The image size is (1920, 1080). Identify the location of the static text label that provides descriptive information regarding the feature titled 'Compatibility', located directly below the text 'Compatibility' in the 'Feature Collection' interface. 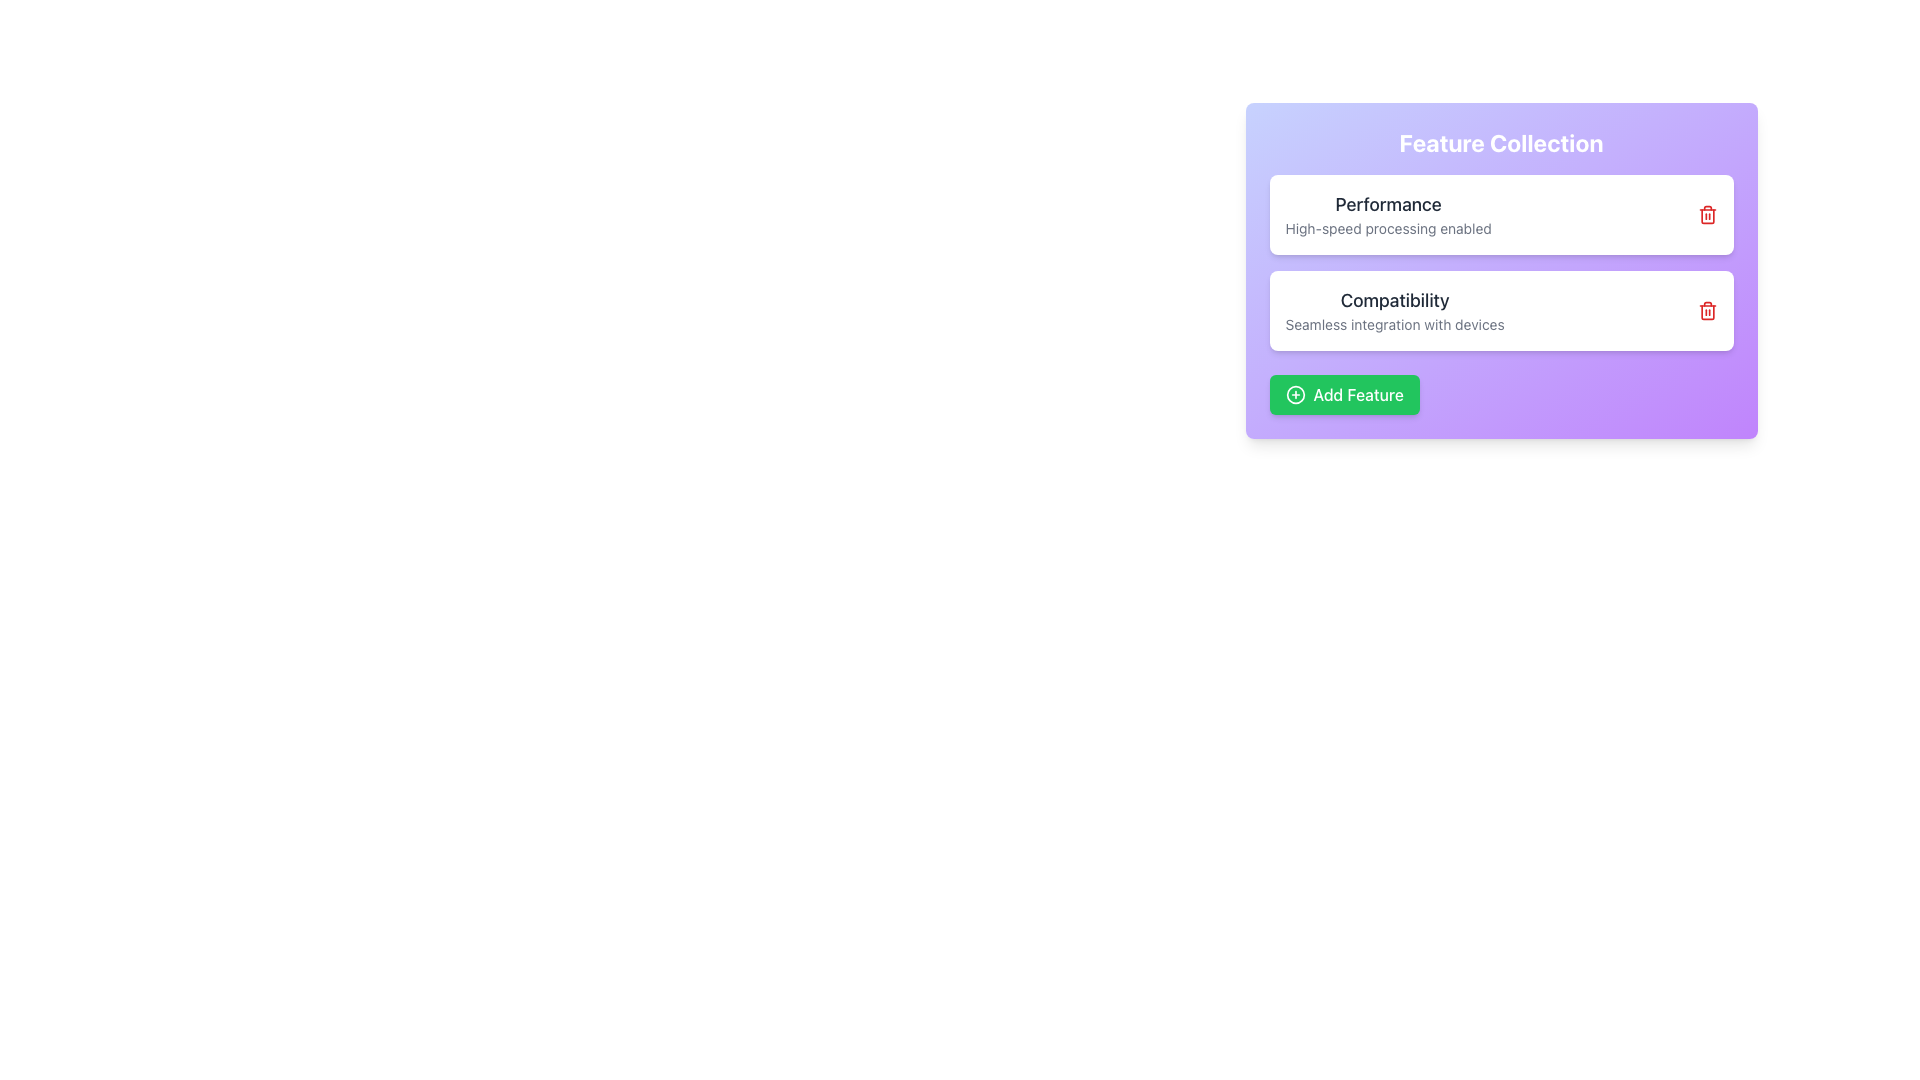
(1394, 323).